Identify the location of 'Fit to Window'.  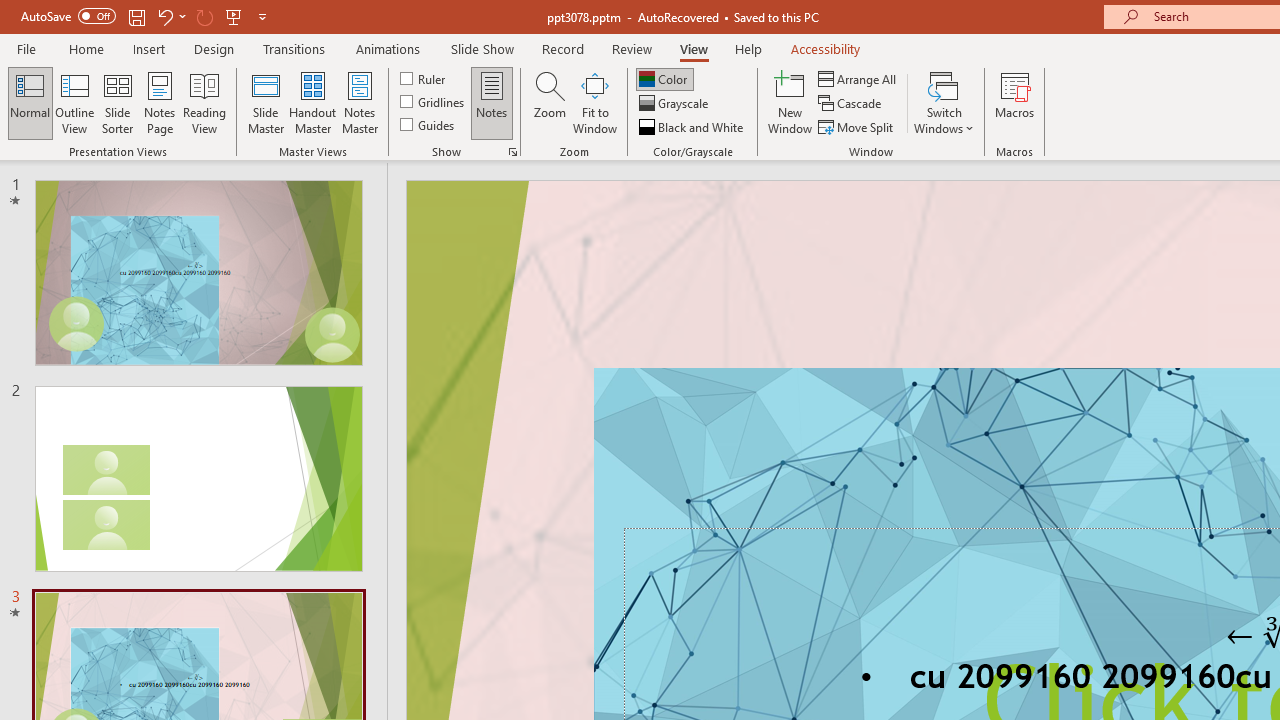
(594, 103).